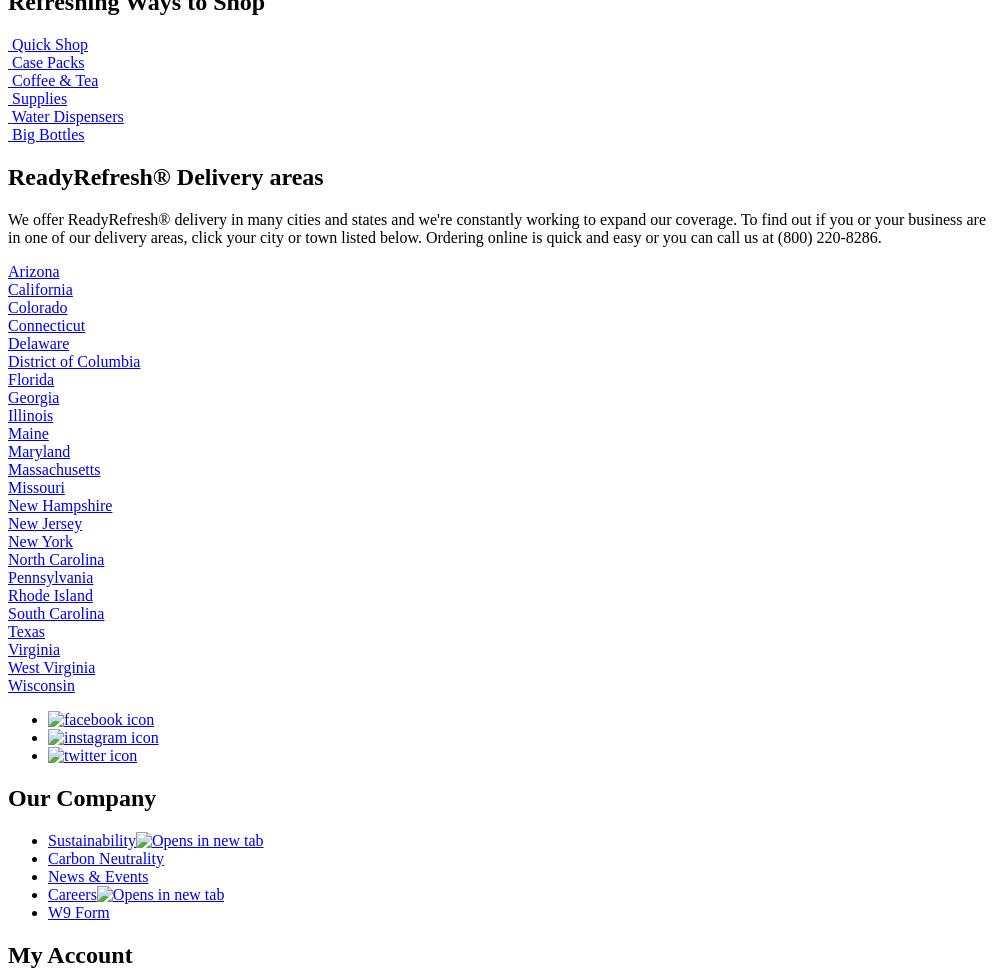 The image size is (1000, 971). Describe the element at coordinates (56, 611) in the screenshot. I see `'South Carolina'` at that location.